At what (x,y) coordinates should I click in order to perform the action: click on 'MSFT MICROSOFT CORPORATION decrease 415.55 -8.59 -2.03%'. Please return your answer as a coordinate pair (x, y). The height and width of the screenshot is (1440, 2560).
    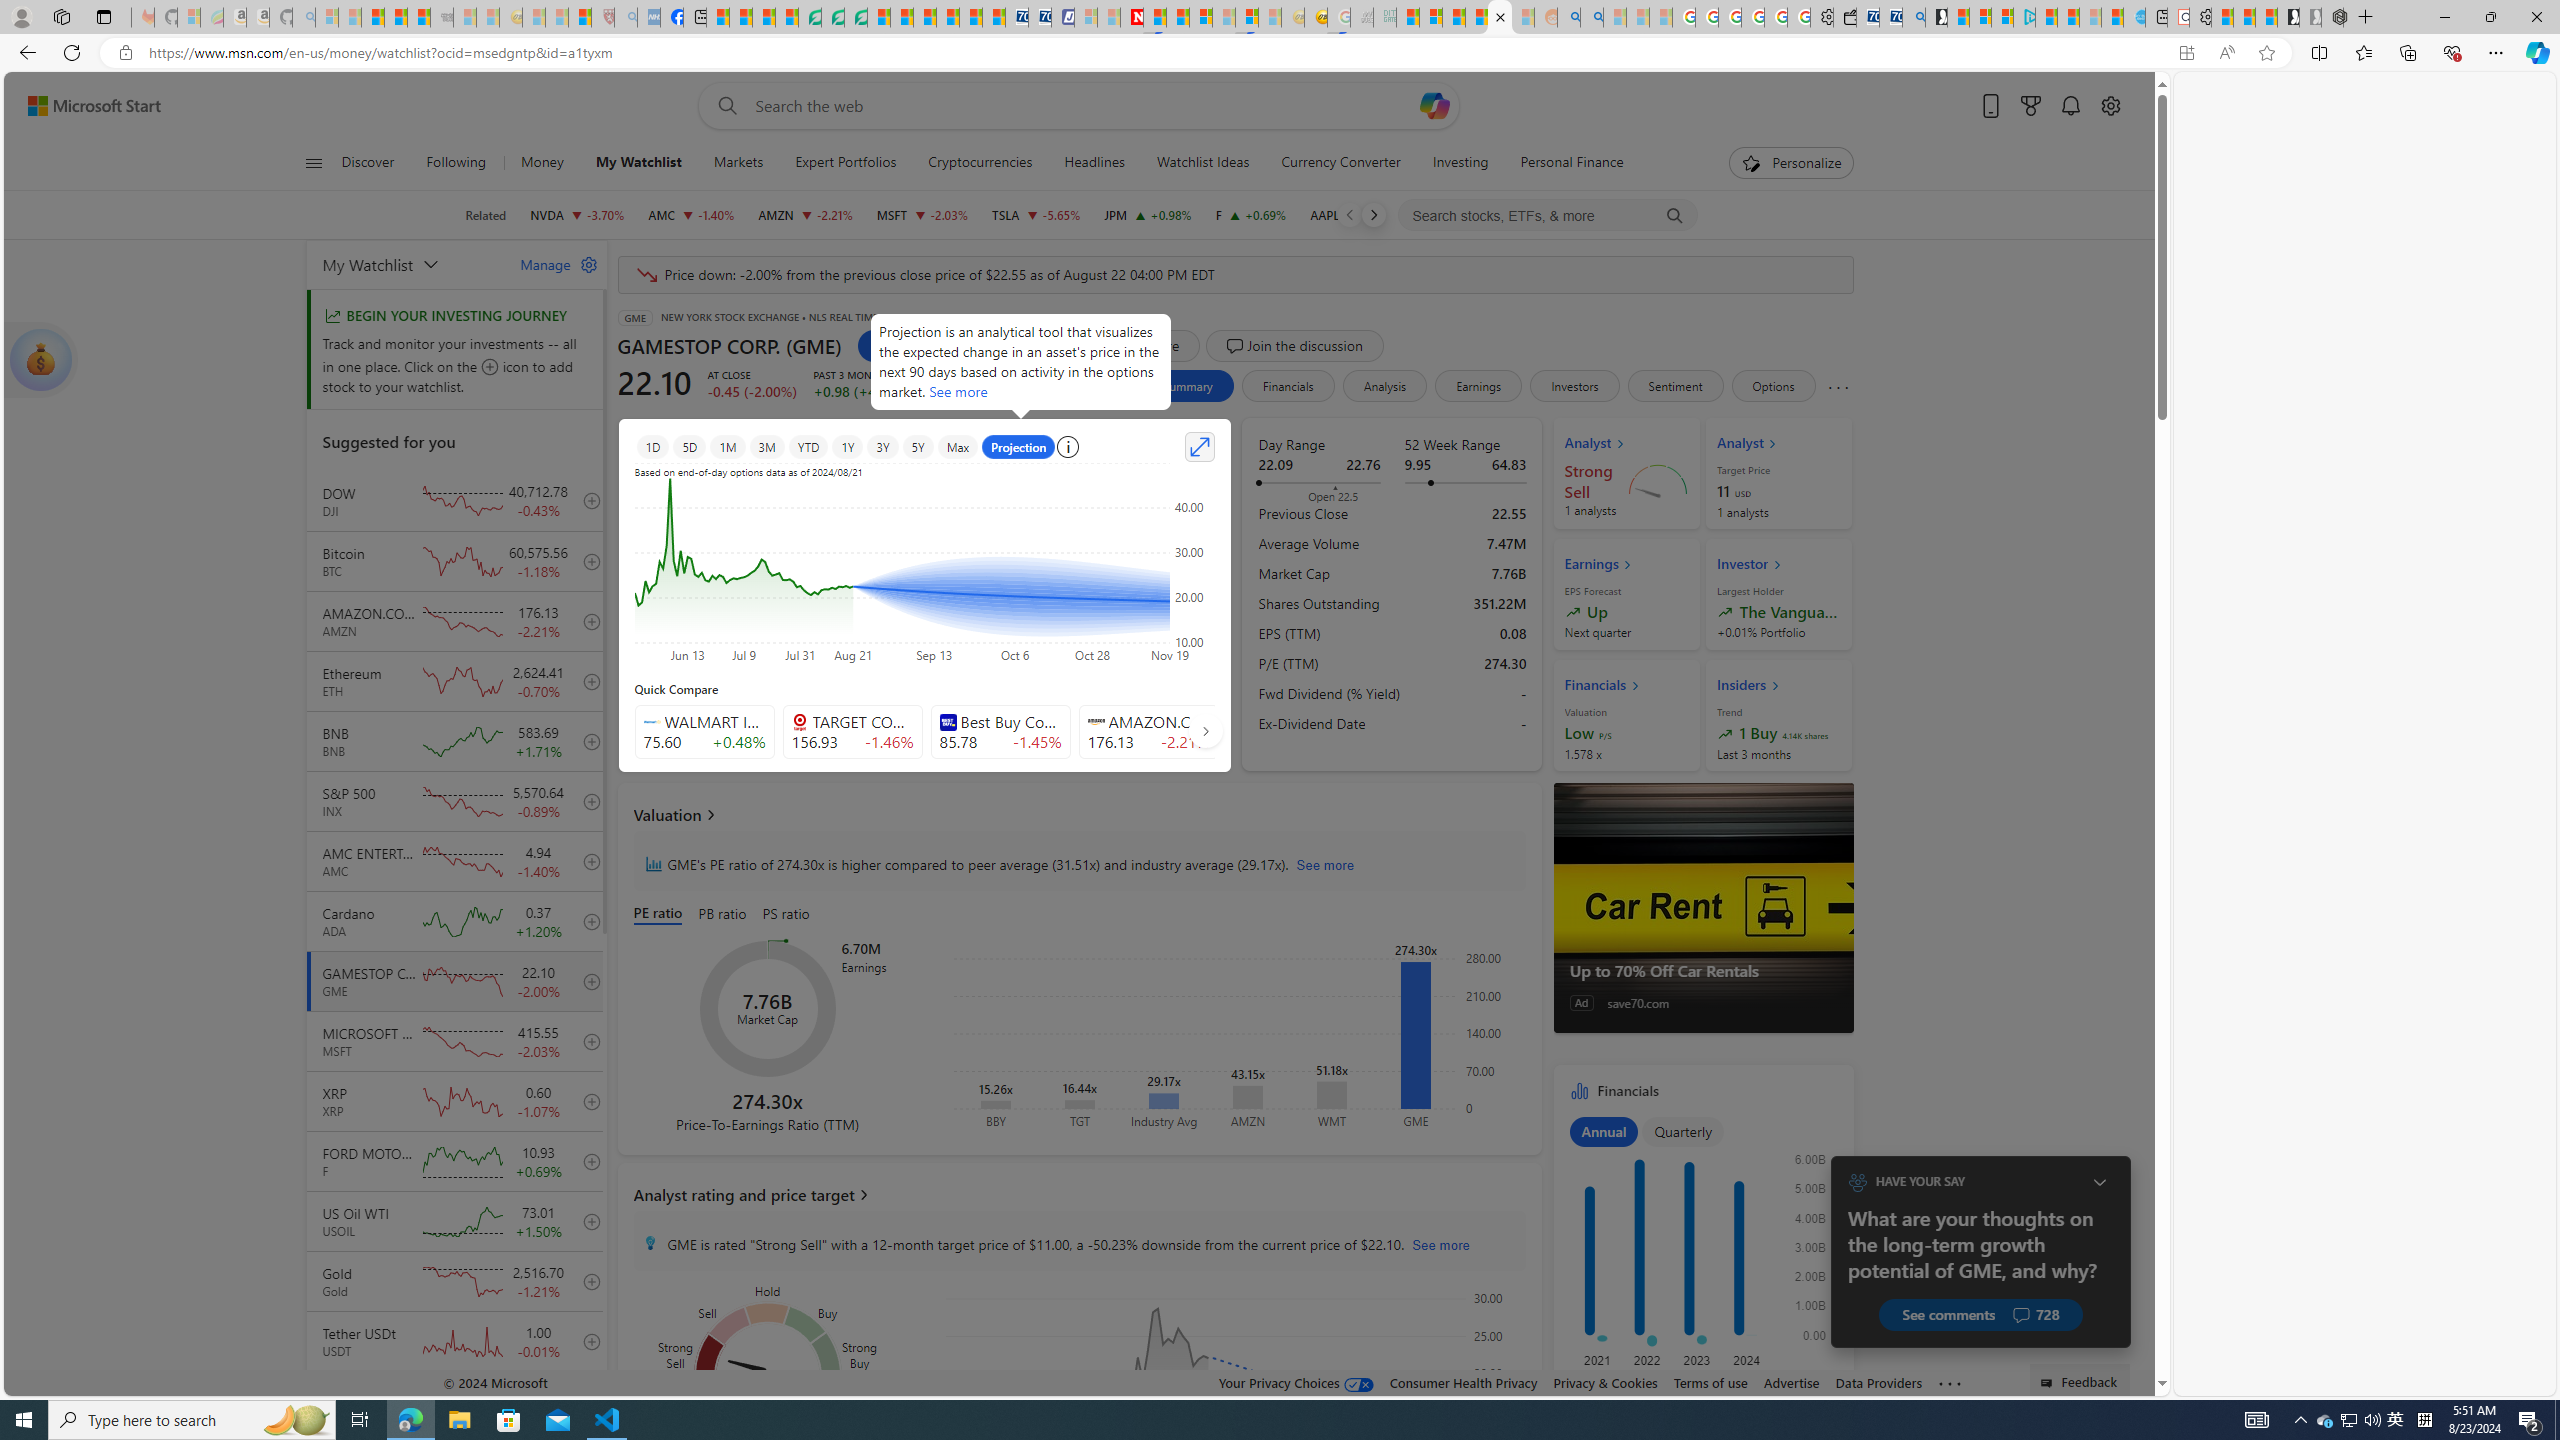
    Looking at the image, I should click on (921, 214).